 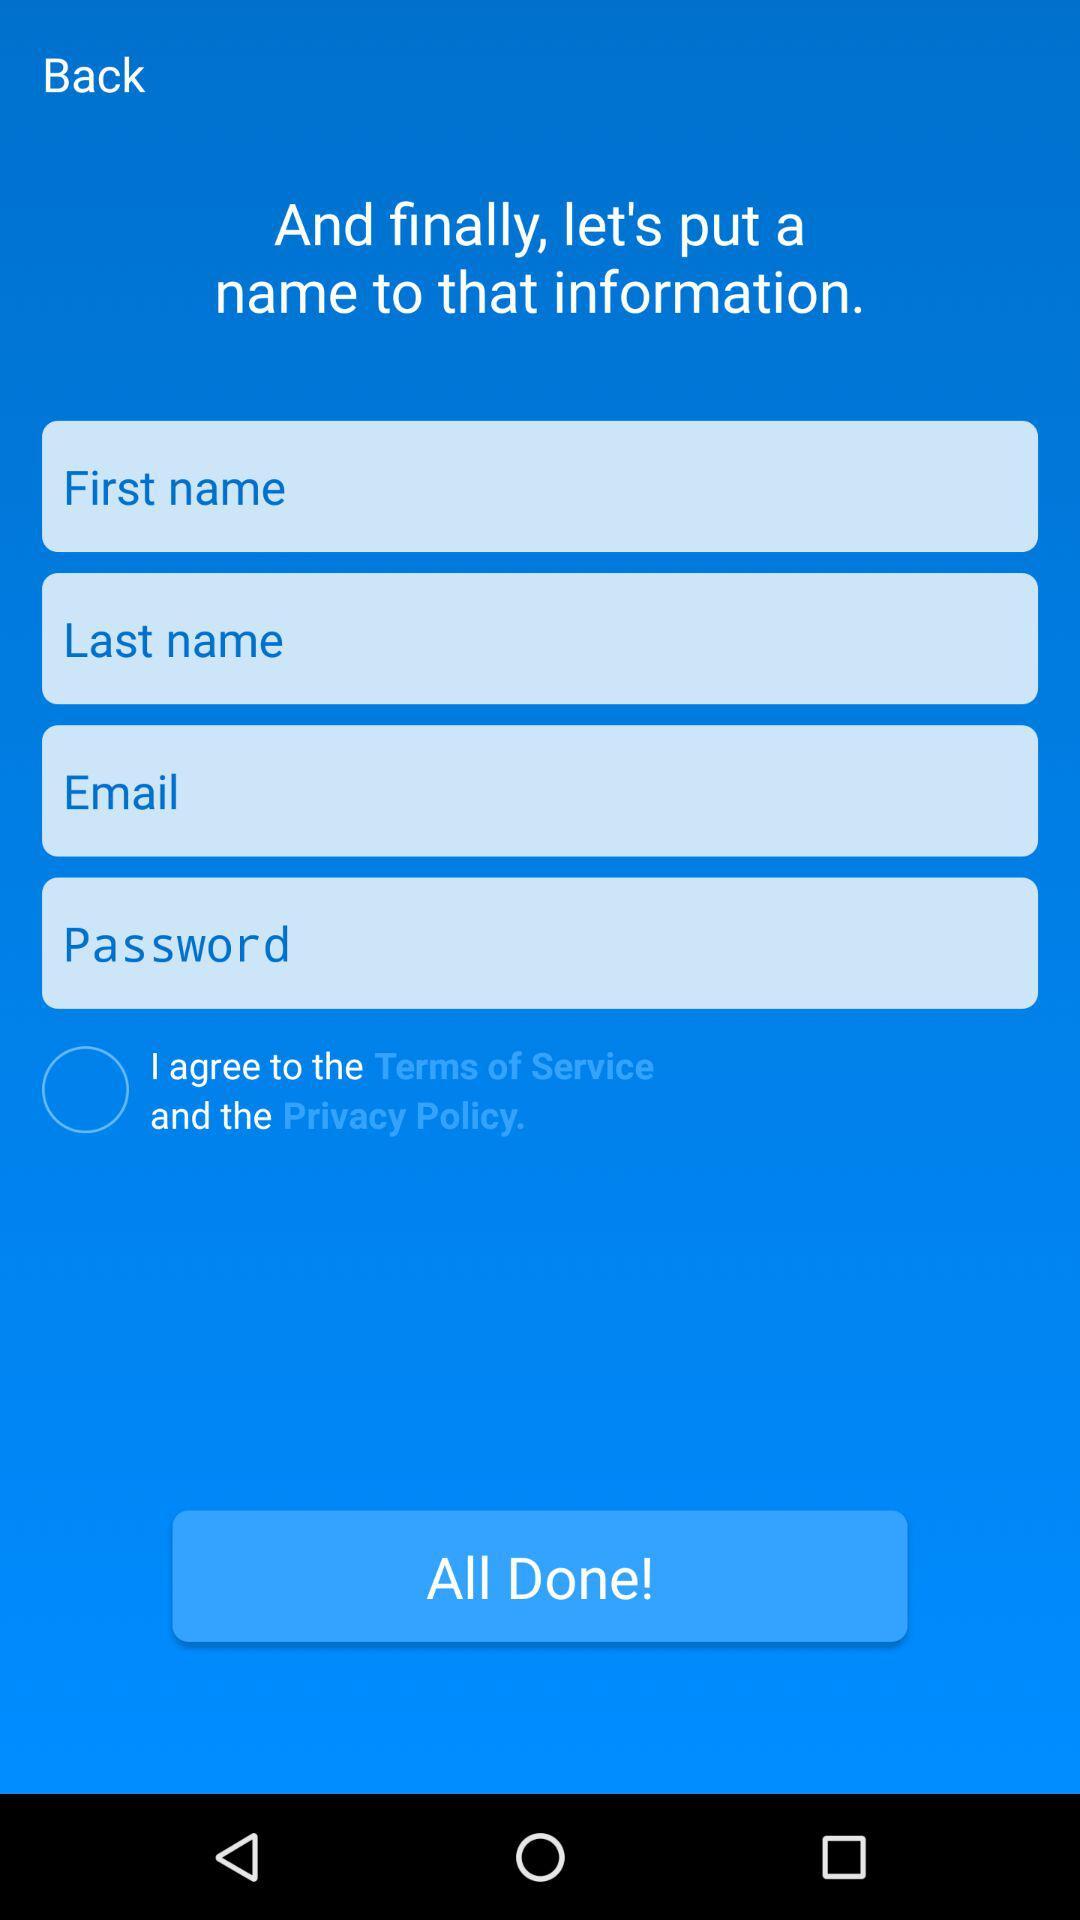 What do you see at coordinates (540, 637) in the screenshot?
I see `last name` at bounding box center [540, 637].